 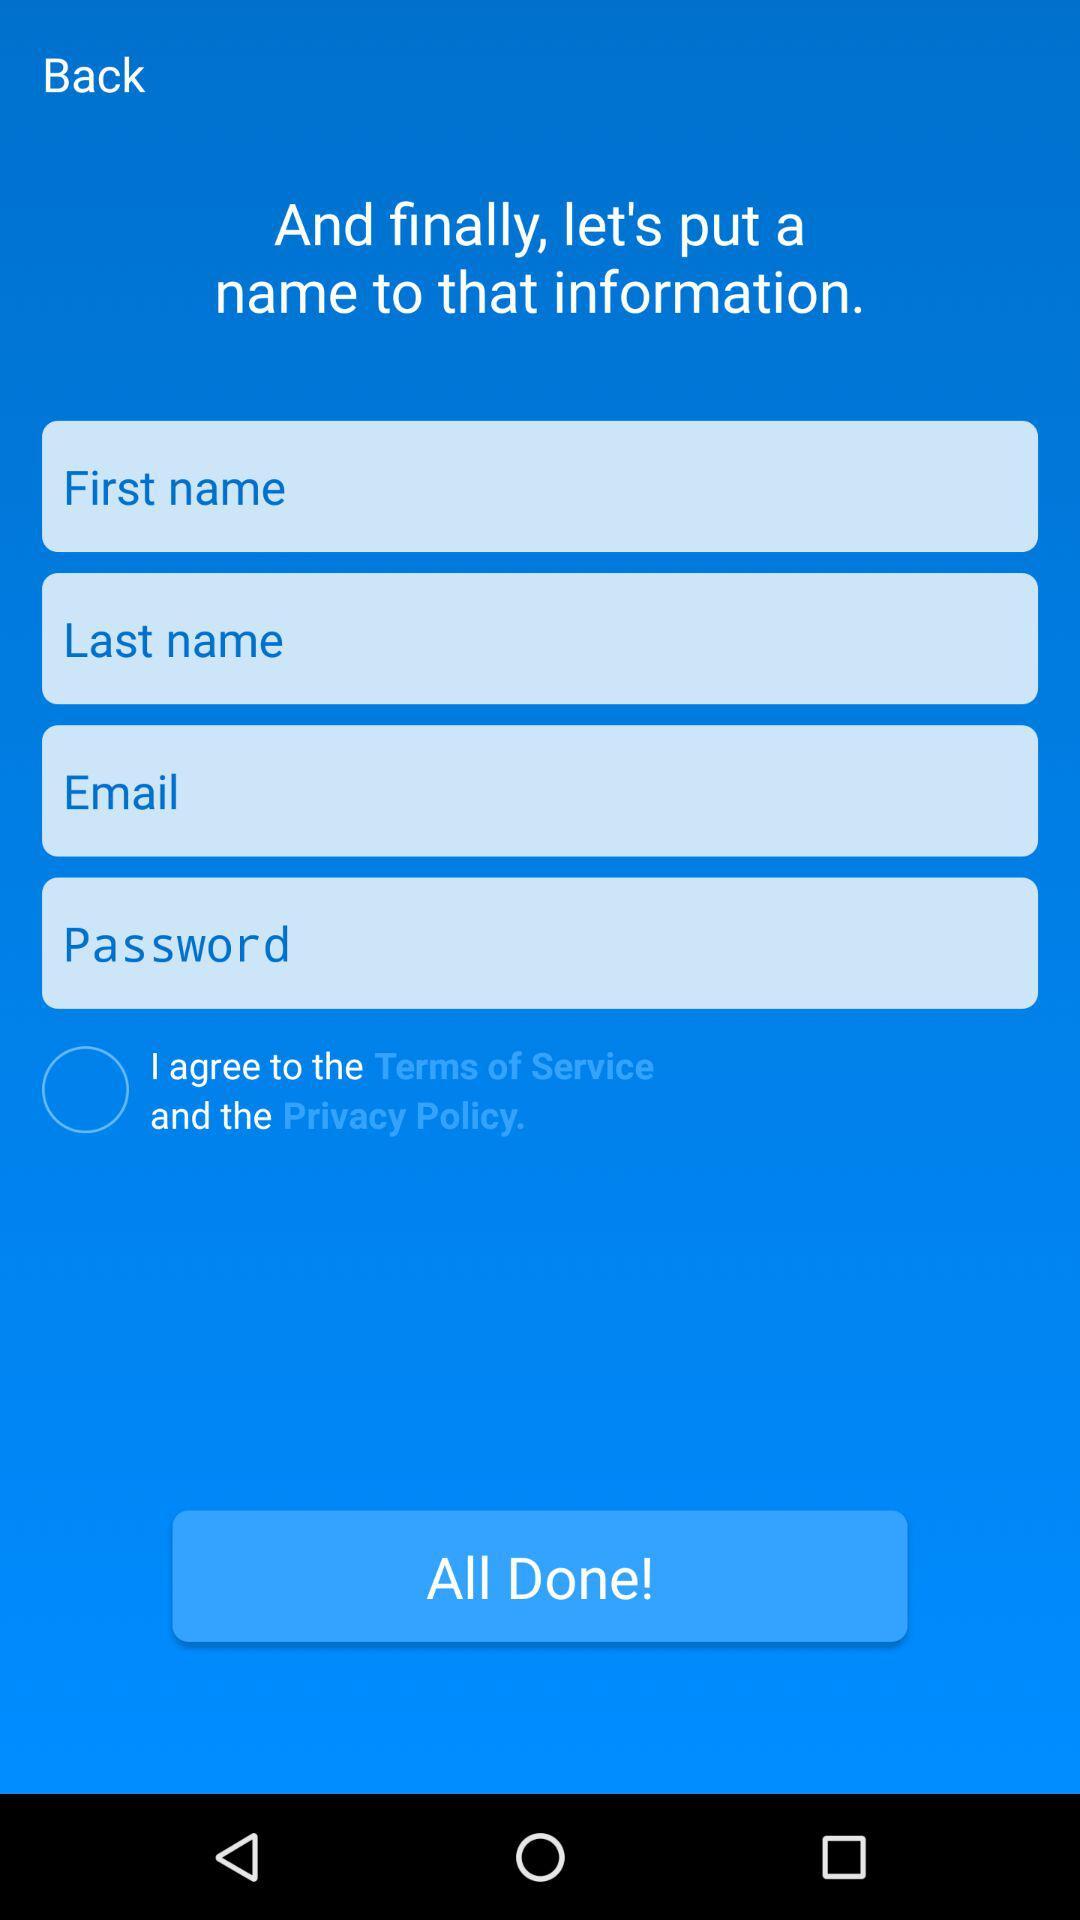 What do you see at coordinates (540, 637) in the screenshot?
I see `last name` at bounding box center [540, 637].